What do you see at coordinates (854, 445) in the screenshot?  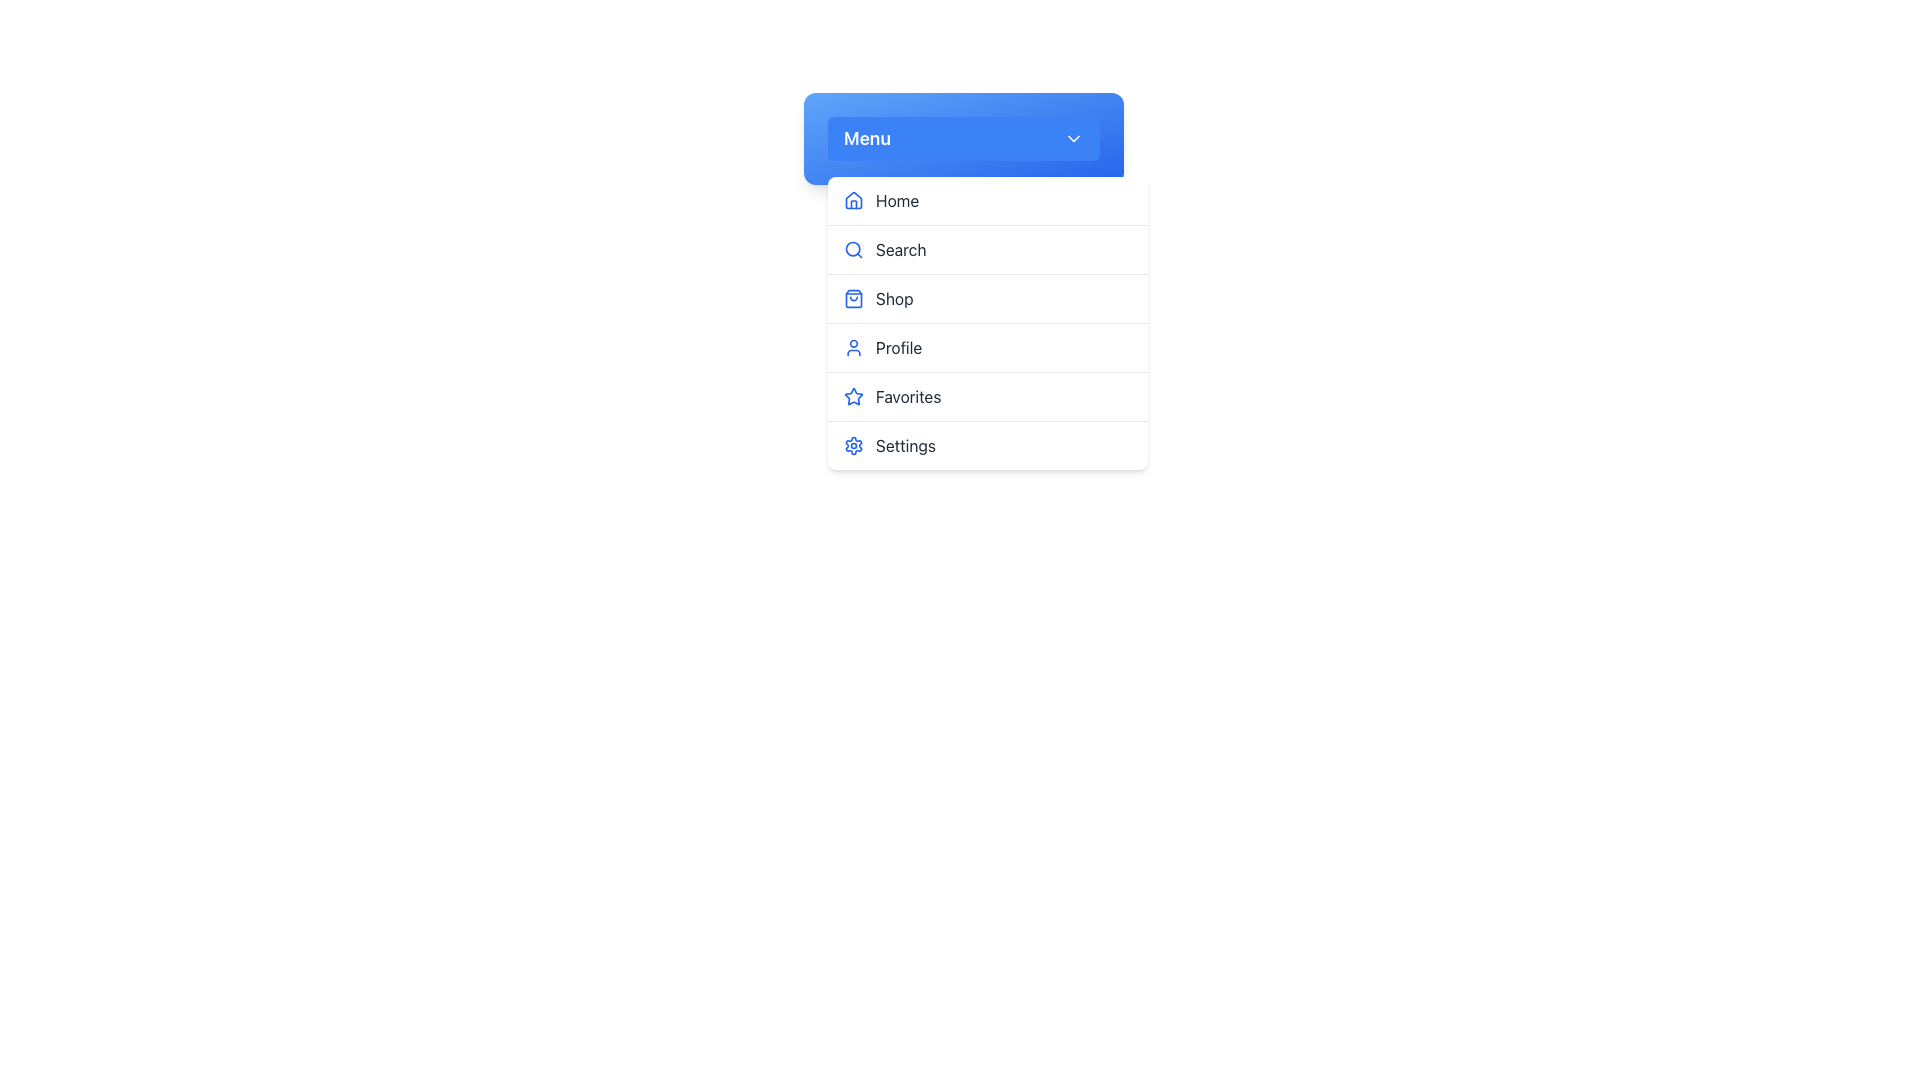 I see `the settings icon located at the leftmost side of the 'Settings' menu option in the dropdown, adjacent to the text 'Settings.'` at bounding box center [854, 445].